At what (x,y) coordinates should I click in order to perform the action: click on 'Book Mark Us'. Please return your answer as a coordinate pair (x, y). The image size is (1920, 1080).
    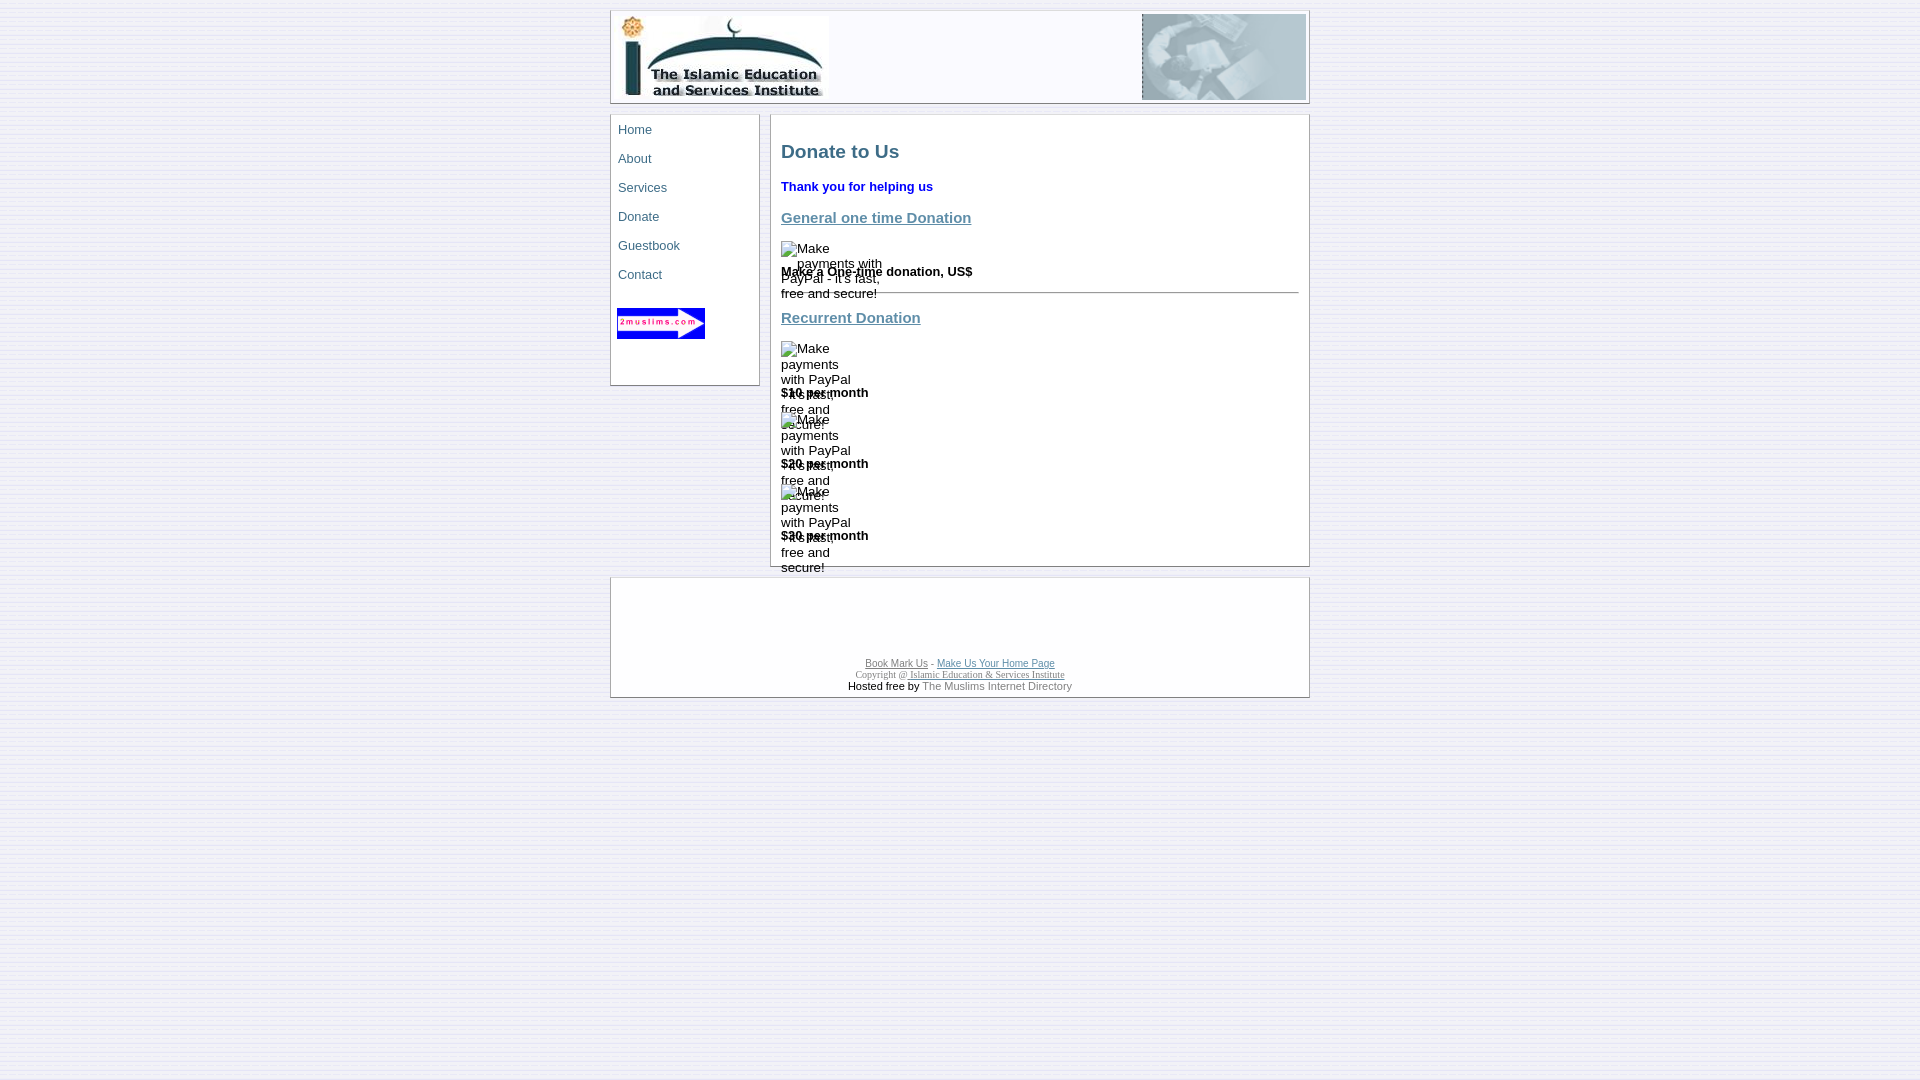
    Looking at the image, I should click on (895, 663).